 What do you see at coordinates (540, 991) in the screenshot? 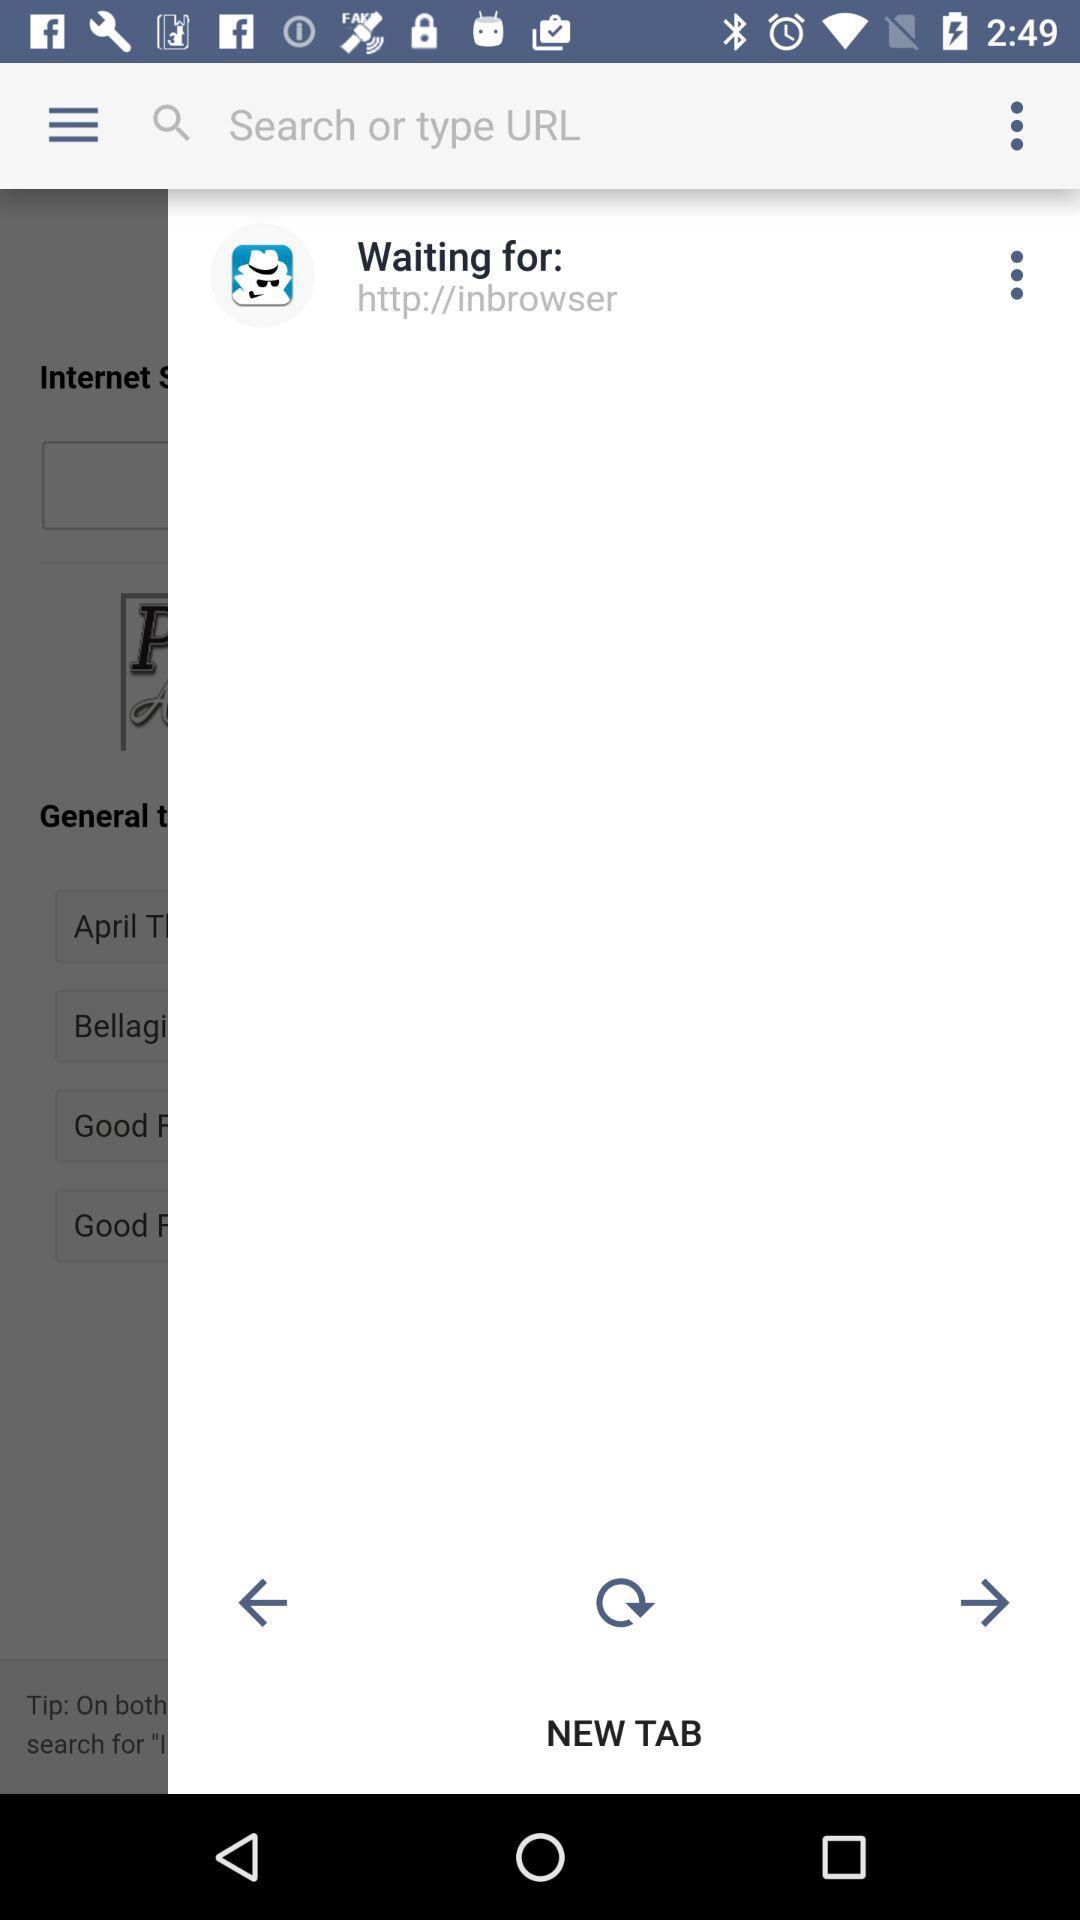
I see `item at the center` at bounding box center [540, 991].